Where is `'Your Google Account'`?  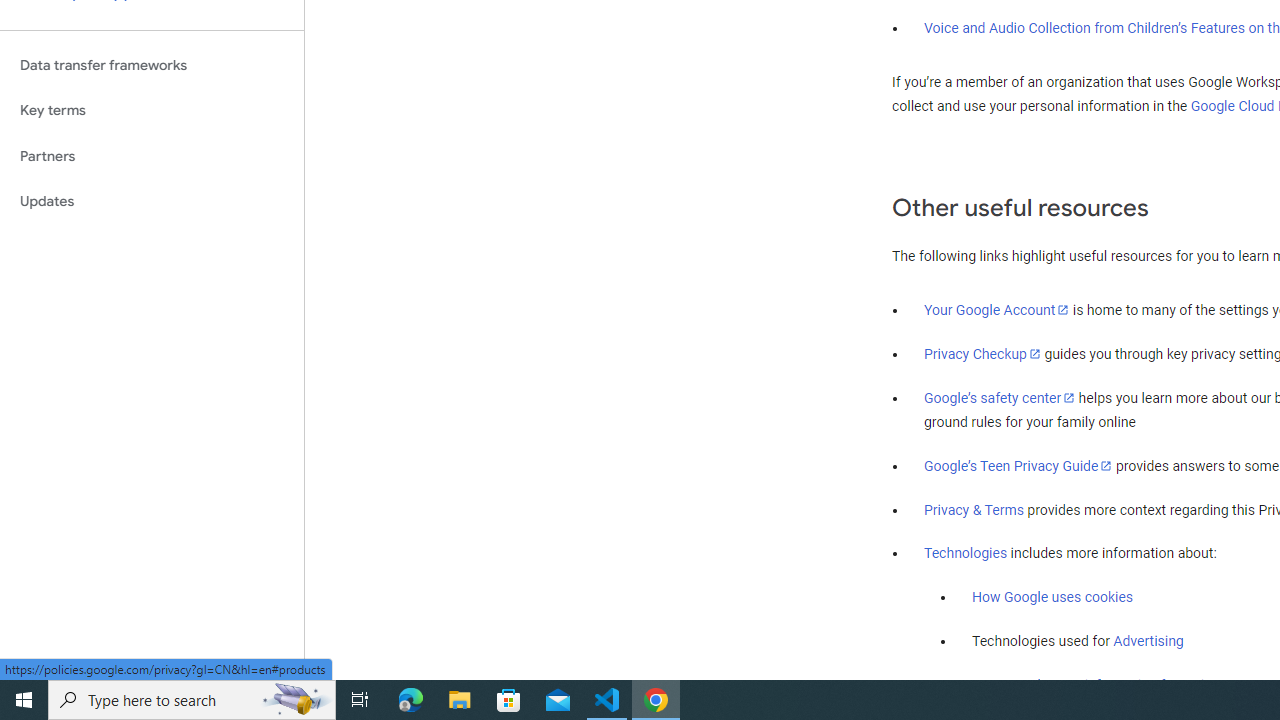 'Your Google Account' is located at coordinates (997, 309).